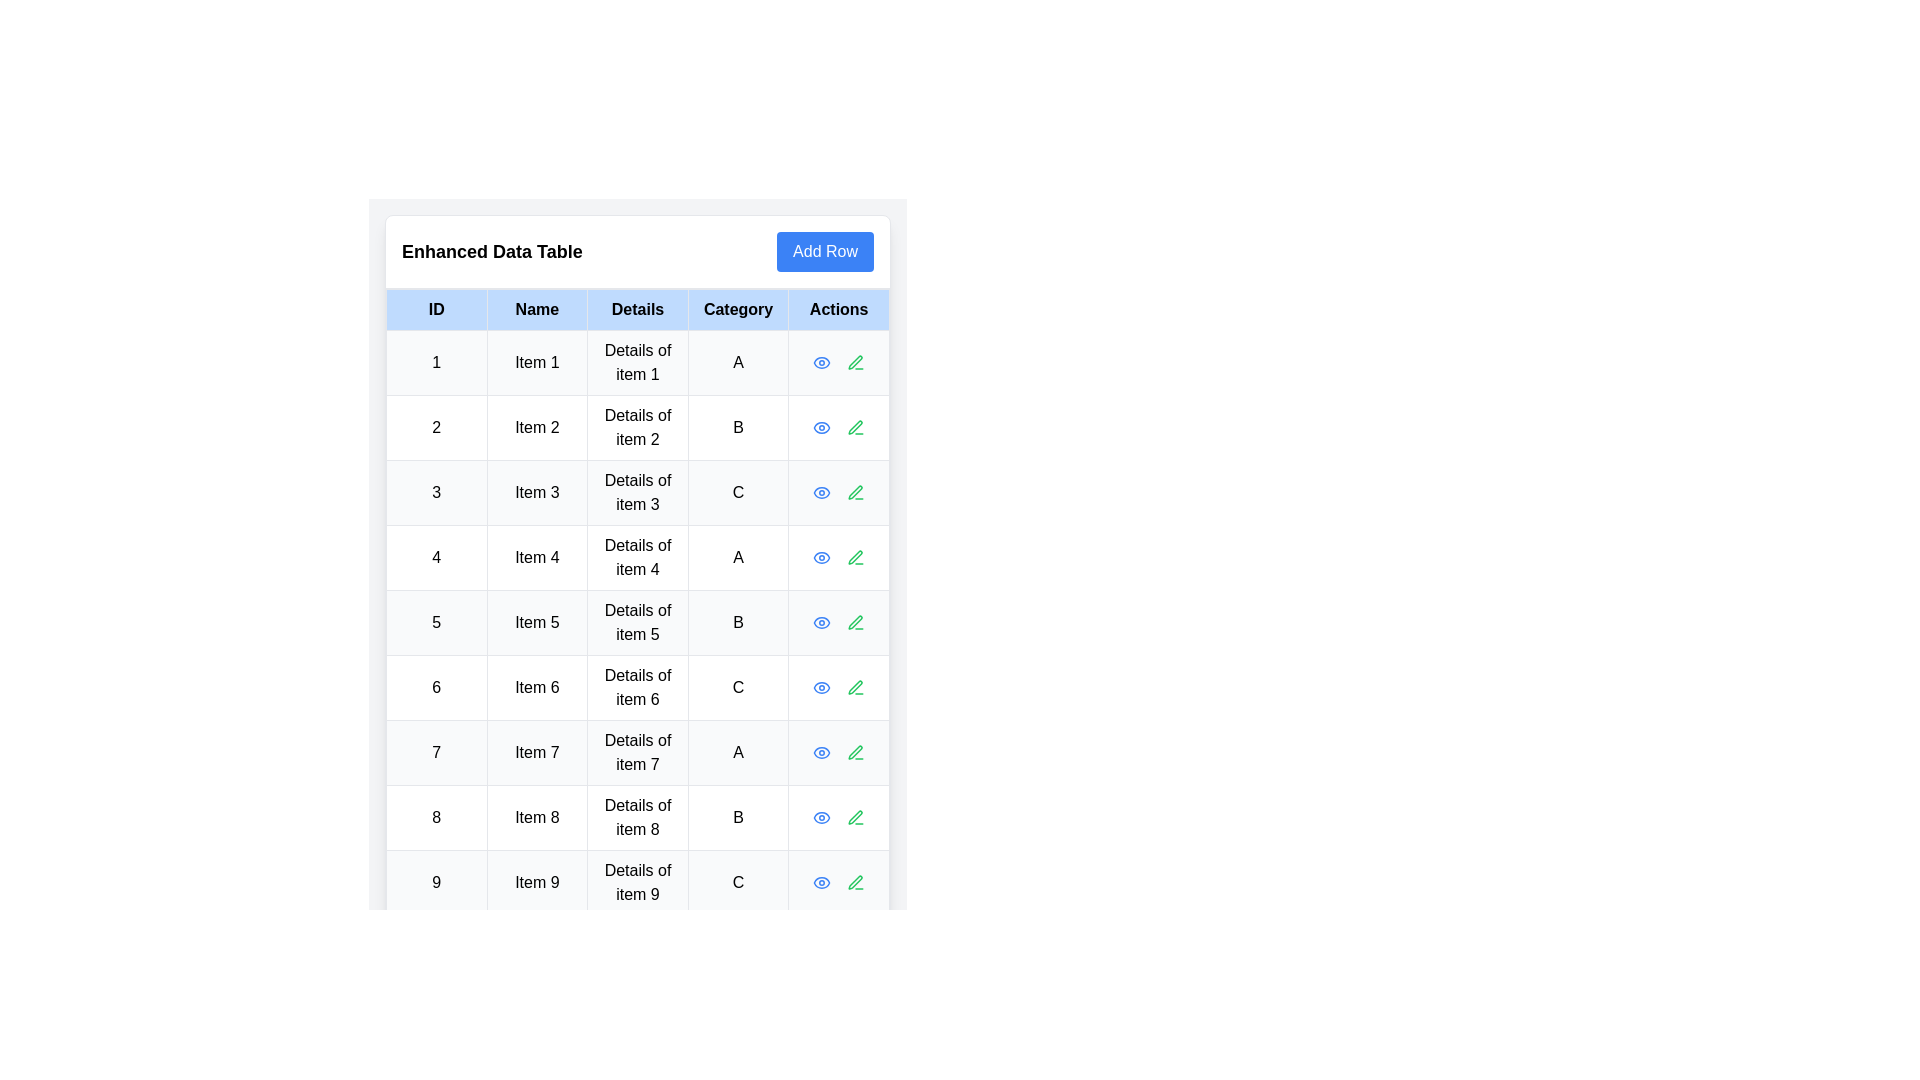 This screenshot has width=1920, height=1080. Describe the element at coordinates (537, 882) in the screenshot. I see `the table cell displaying the name 'Item 9' in the last row of the table, located in the 'Name' column` at that location.